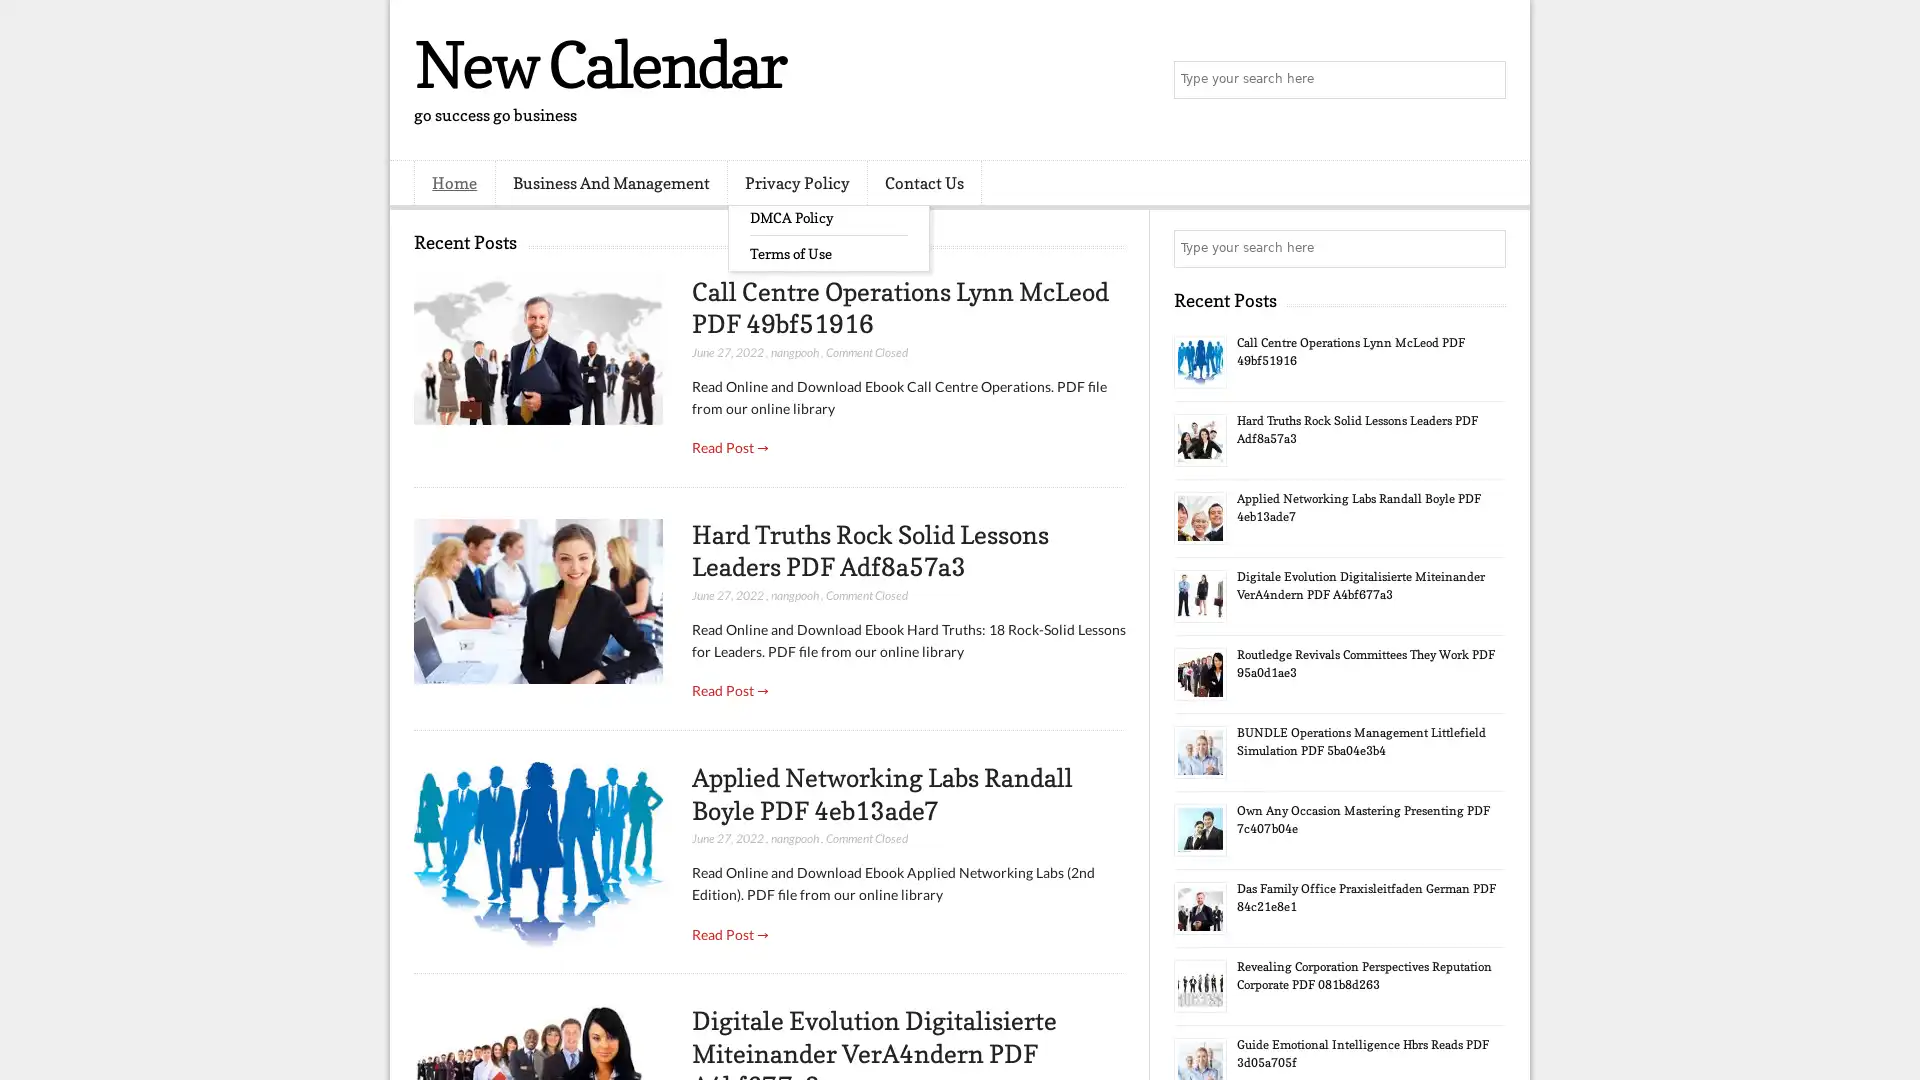 The height and width of the screenshot is (1080, 1920). What do you see at coordinates (1485, 80) in the screenshot?
I see `Search` at bounding box center [1485, 80].